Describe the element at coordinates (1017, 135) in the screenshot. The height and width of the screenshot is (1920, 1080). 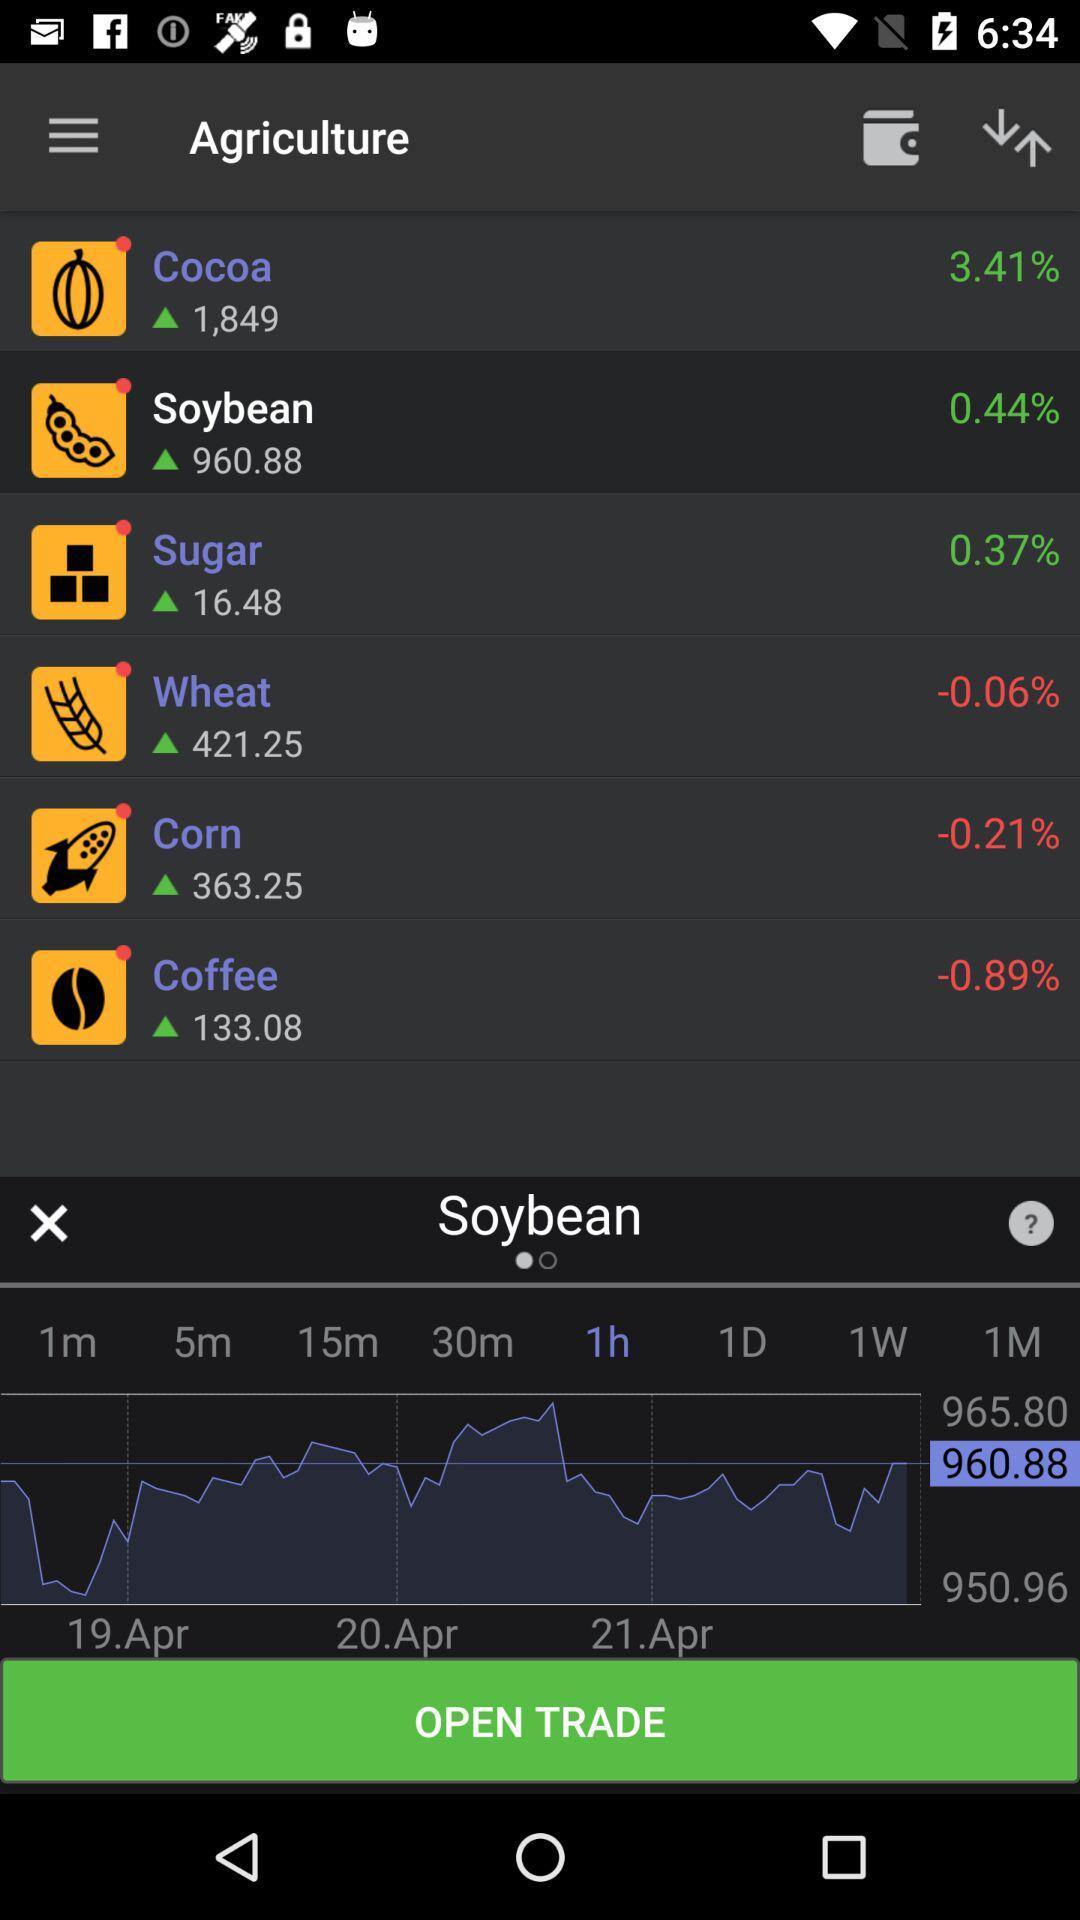
I see `change low to high` at that location.